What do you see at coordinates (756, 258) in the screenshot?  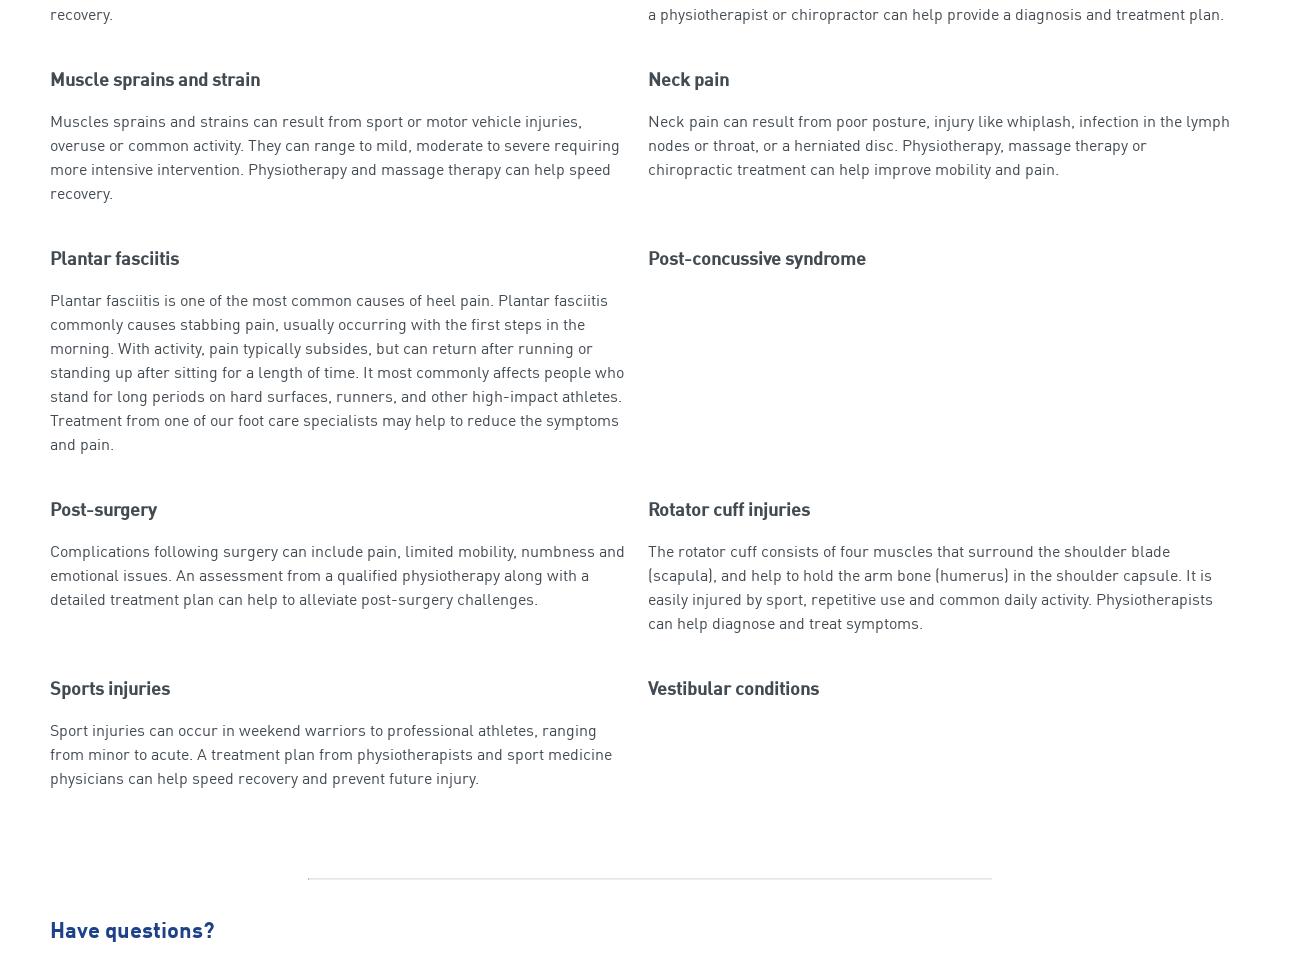 I see `'Post-concussive syndrome'` at bounding box center [756, 258].